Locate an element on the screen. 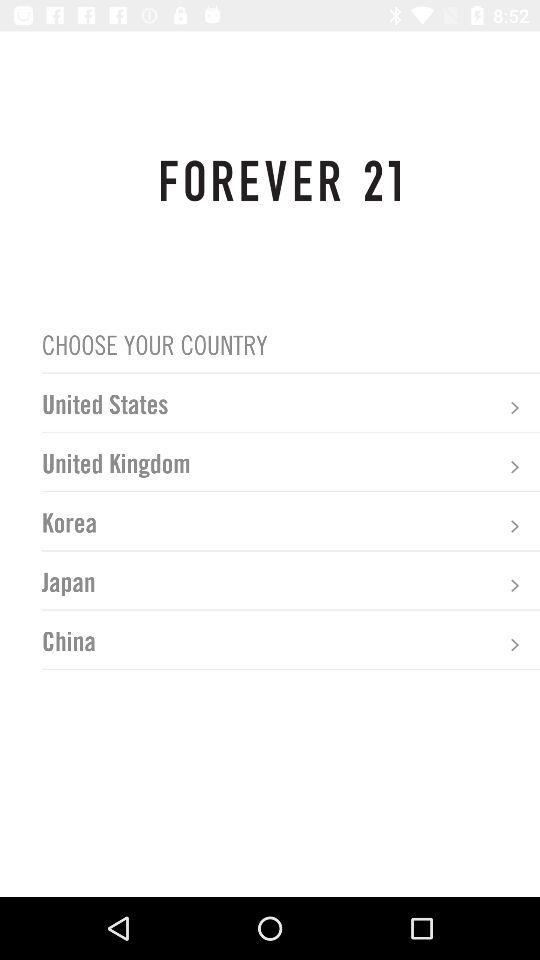 The width and height of the screenshot is (540, 960). forever 21 is located at coordinates (279, 179).